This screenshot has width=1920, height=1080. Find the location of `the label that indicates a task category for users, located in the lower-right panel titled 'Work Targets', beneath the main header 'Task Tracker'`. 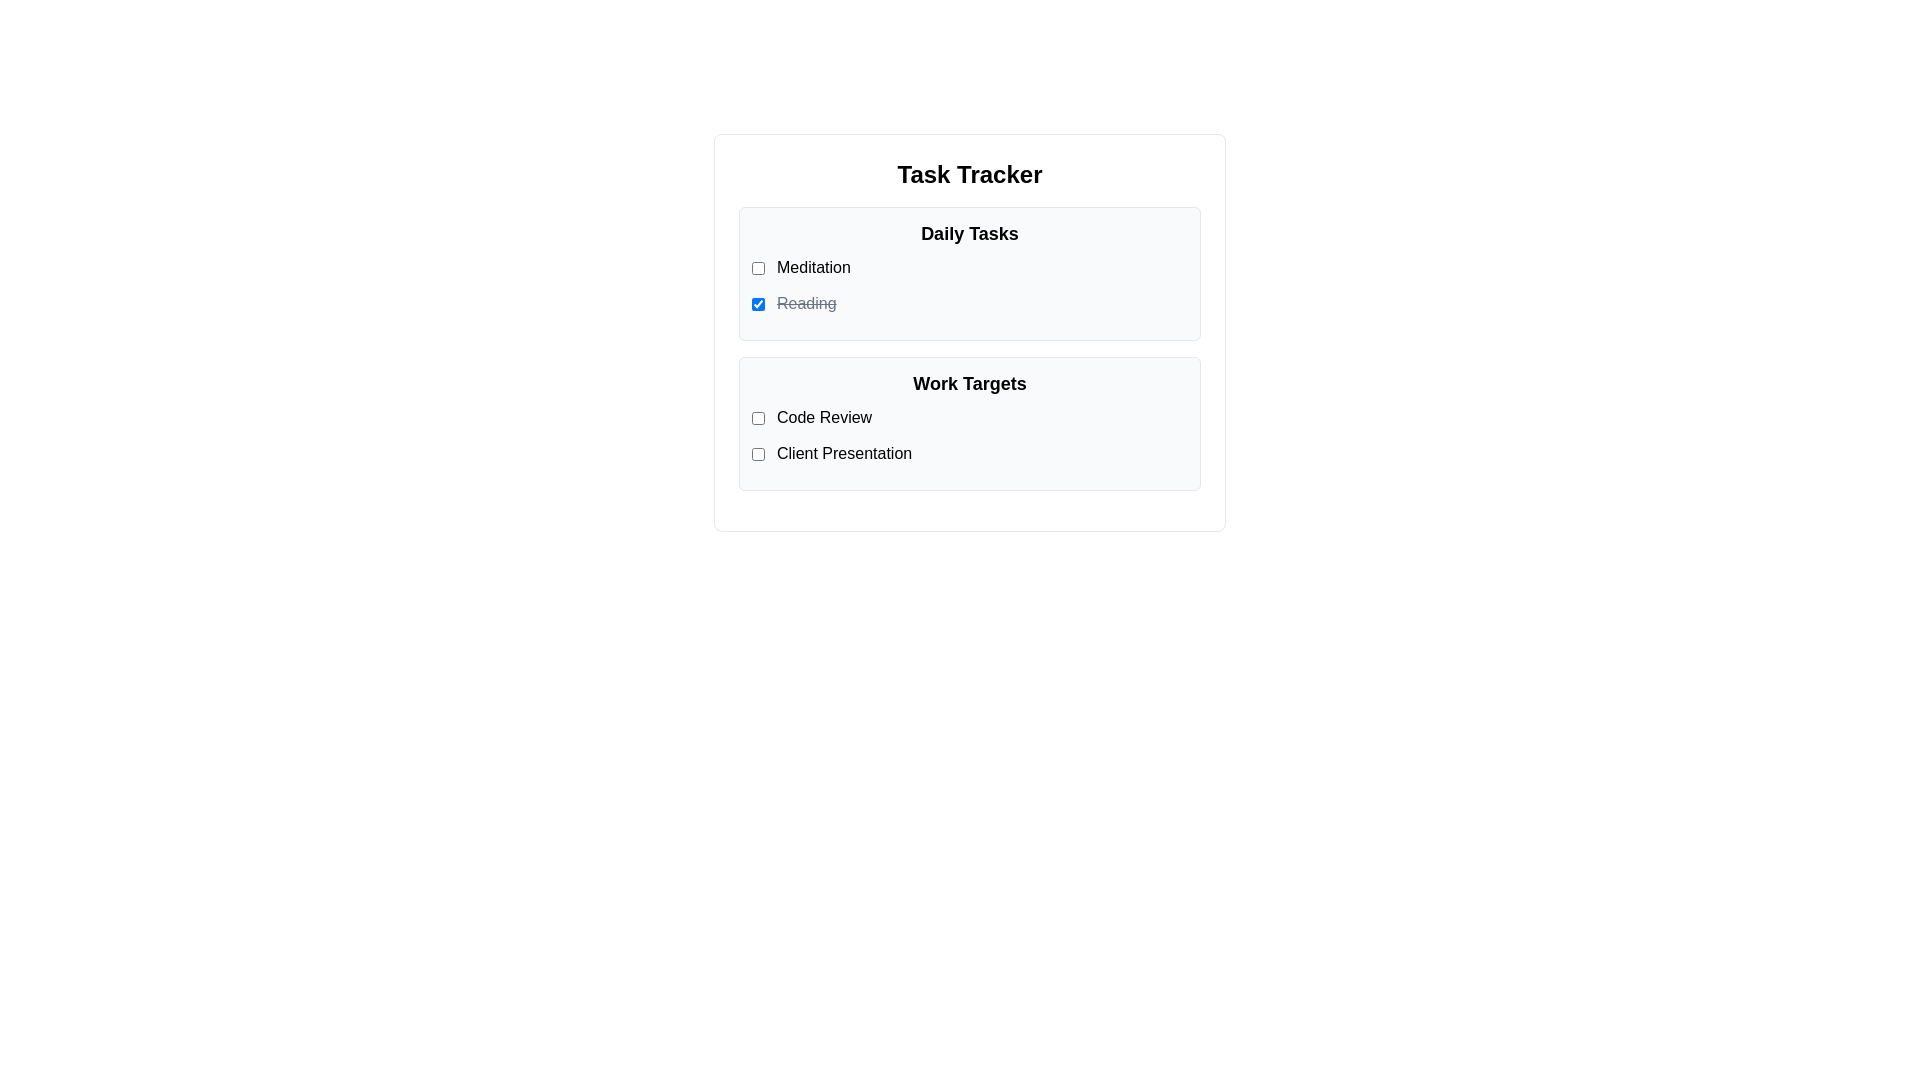

the label that indicates a task category for users, located in the lower-right panel titled 'Work Targets', beneath the main header 'Task Tracker' is located at coordinates (824, 416).